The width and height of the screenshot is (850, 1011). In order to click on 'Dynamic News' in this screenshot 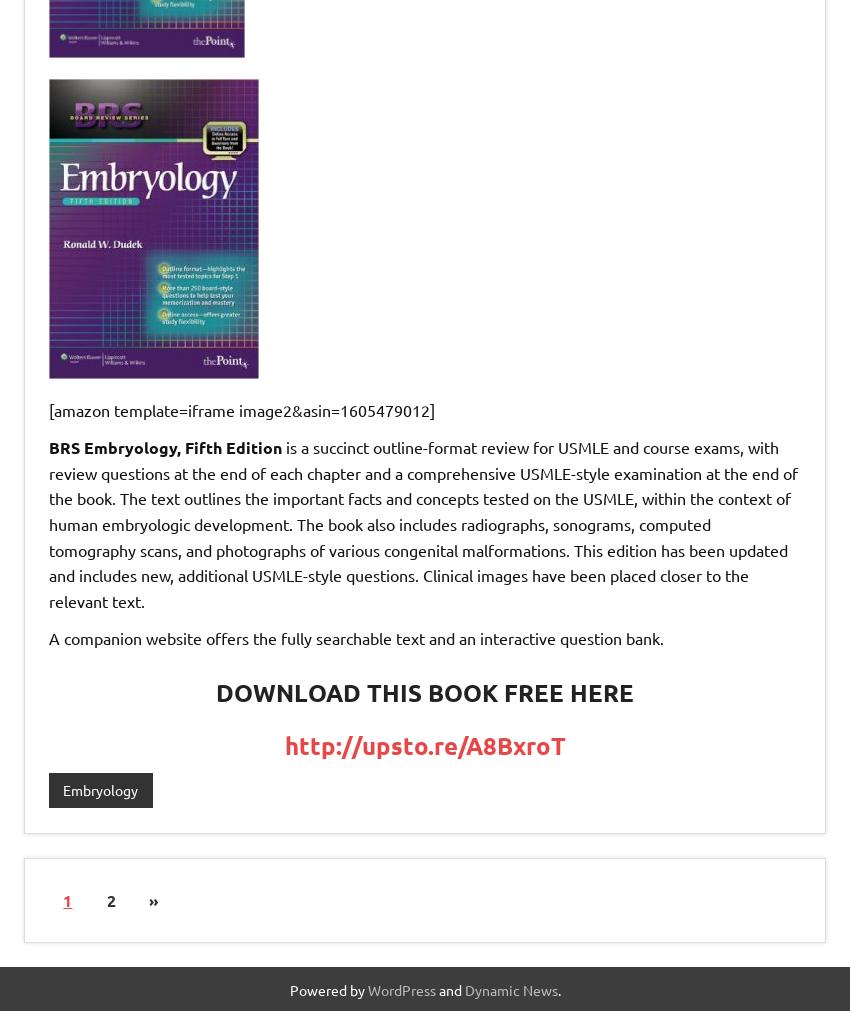, I will do `click(463, 989)`.